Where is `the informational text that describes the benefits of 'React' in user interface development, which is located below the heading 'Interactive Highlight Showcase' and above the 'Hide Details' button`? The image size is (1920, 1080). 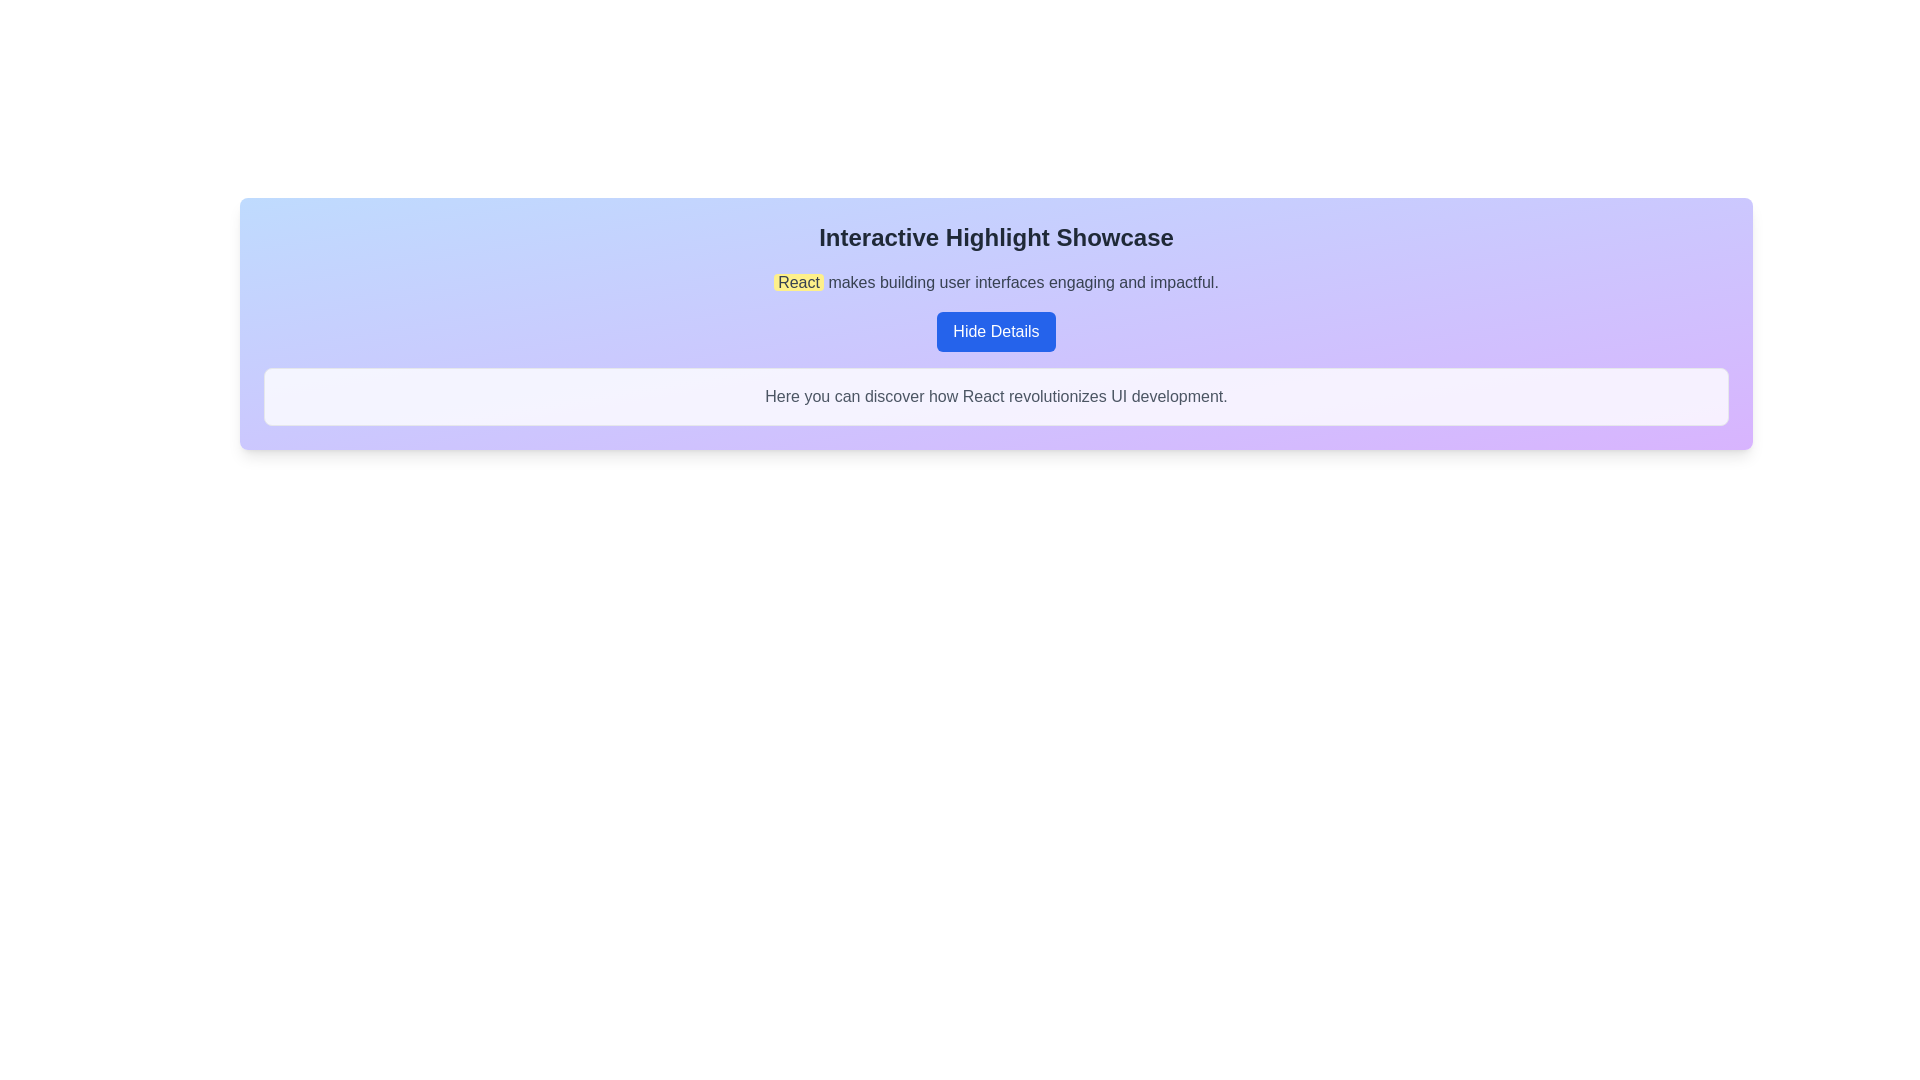
the informational text that describes the benefits of 'React' in user interface development, which is located below the heading 'Interactive Highlight Showcase' and above the 'Hide Details' button is located at coordinates (996, 282).